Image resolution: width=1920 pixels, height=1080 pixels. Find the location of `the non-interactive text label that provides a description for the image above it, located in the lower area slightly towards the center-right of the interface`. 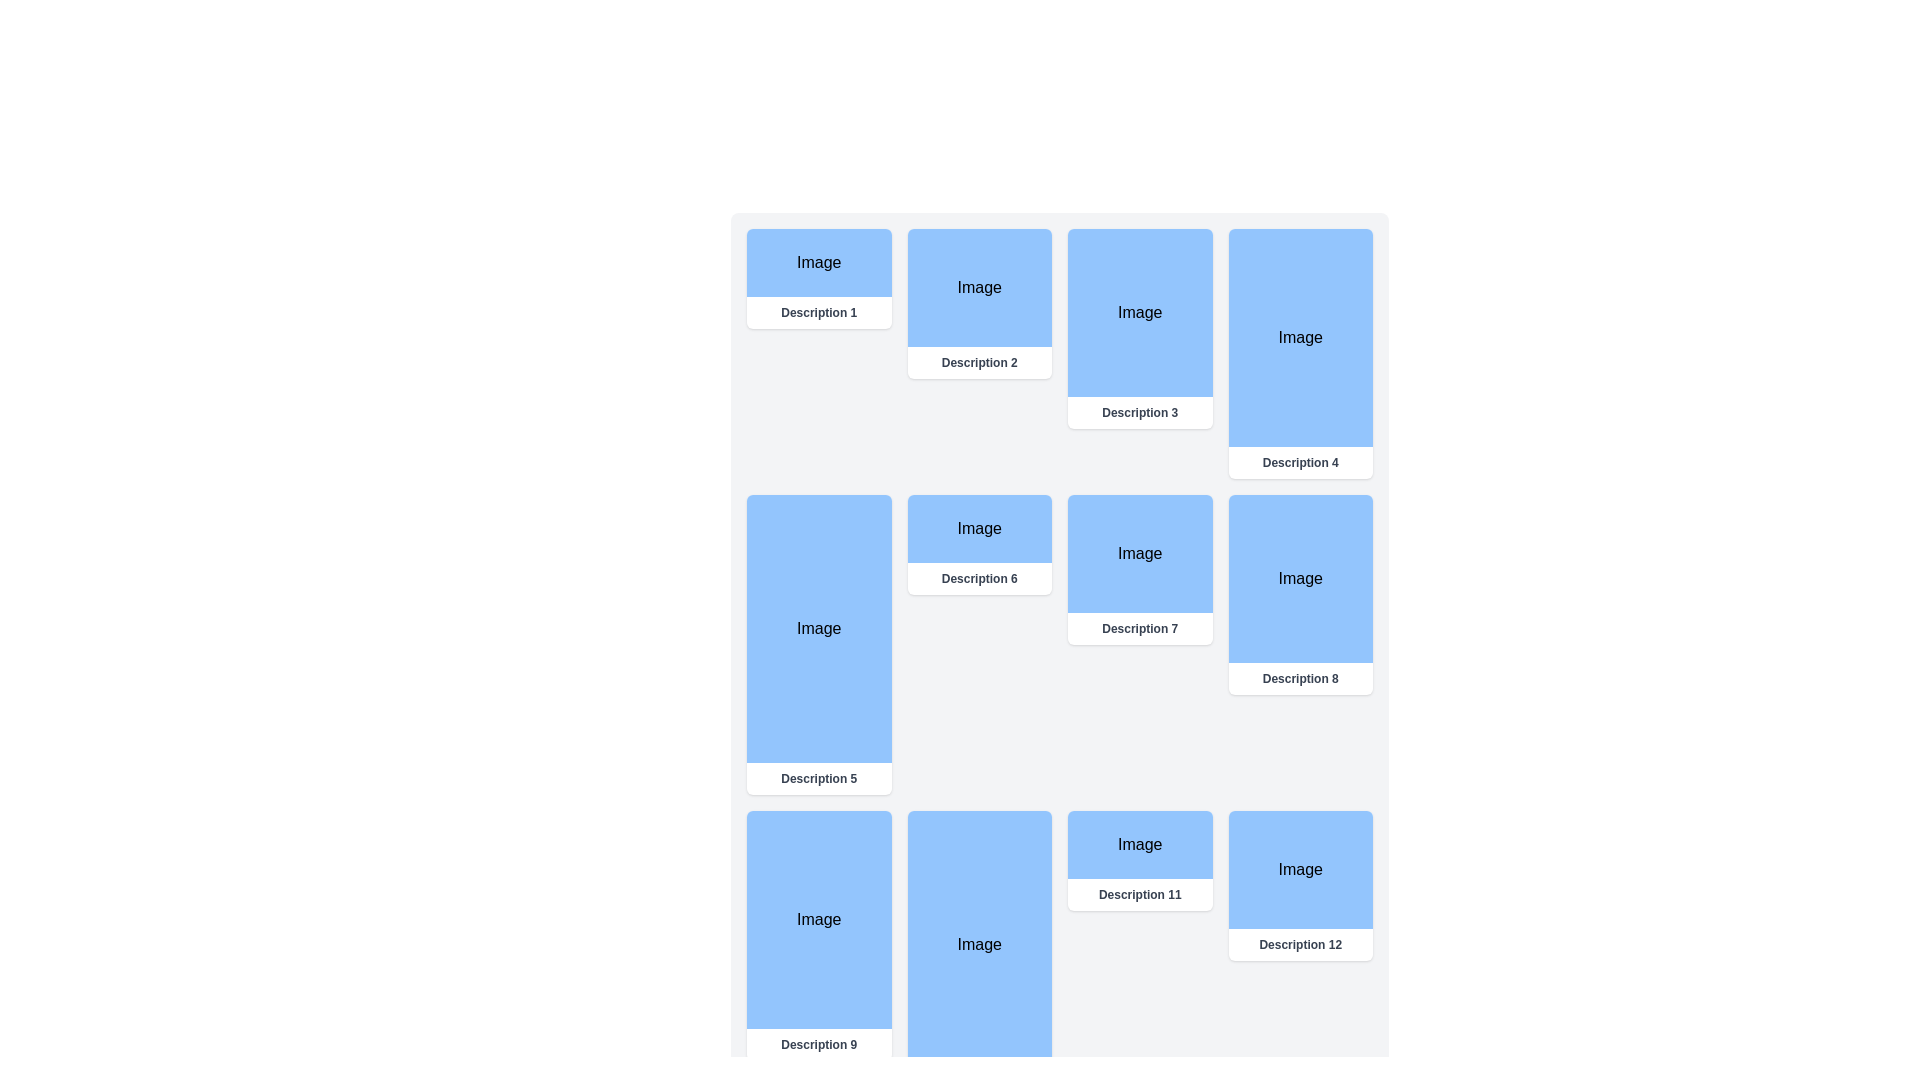

the non-interactive text label that provides a description for the image above it, located in the lower area slightly towards the center-right of the interface is located at coordinates (1140, 893).